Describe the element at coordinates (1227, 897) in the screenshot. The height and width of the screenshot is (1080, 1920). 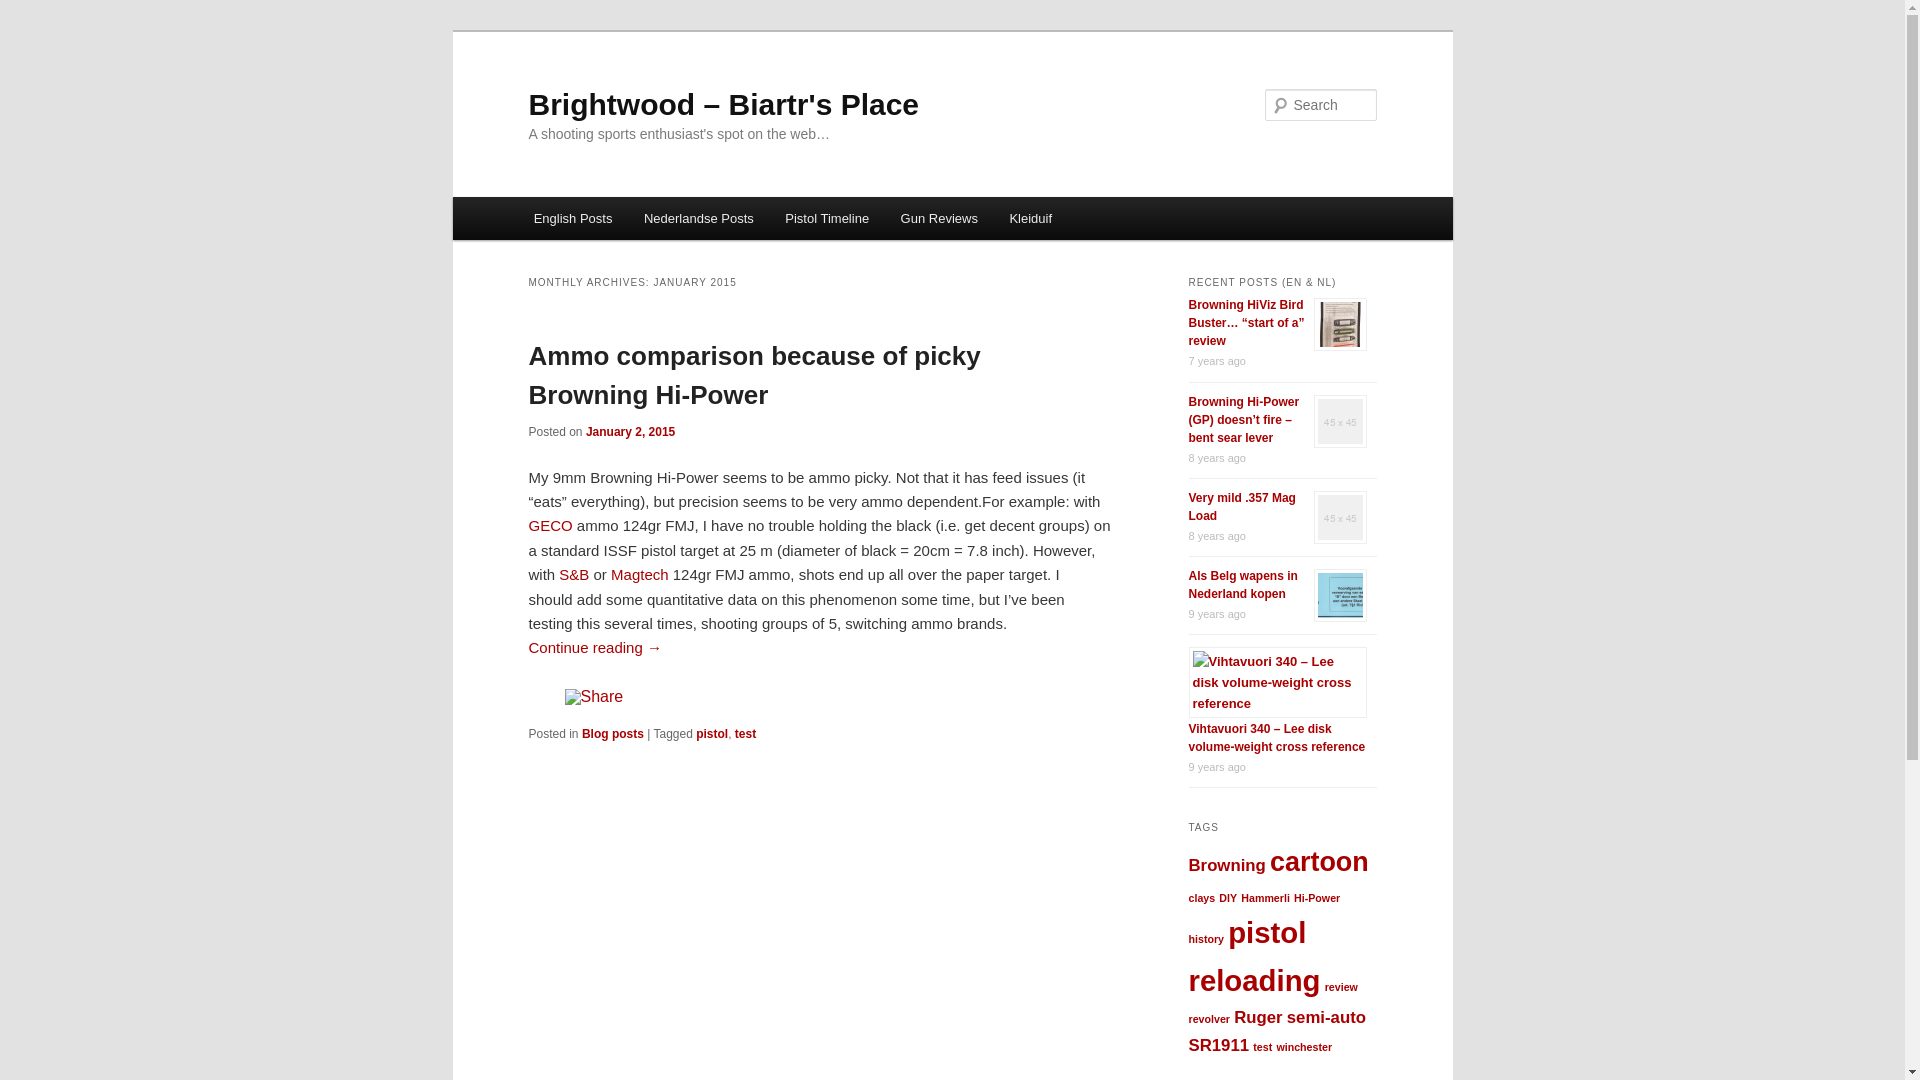
I see `'DIY'` at that location.